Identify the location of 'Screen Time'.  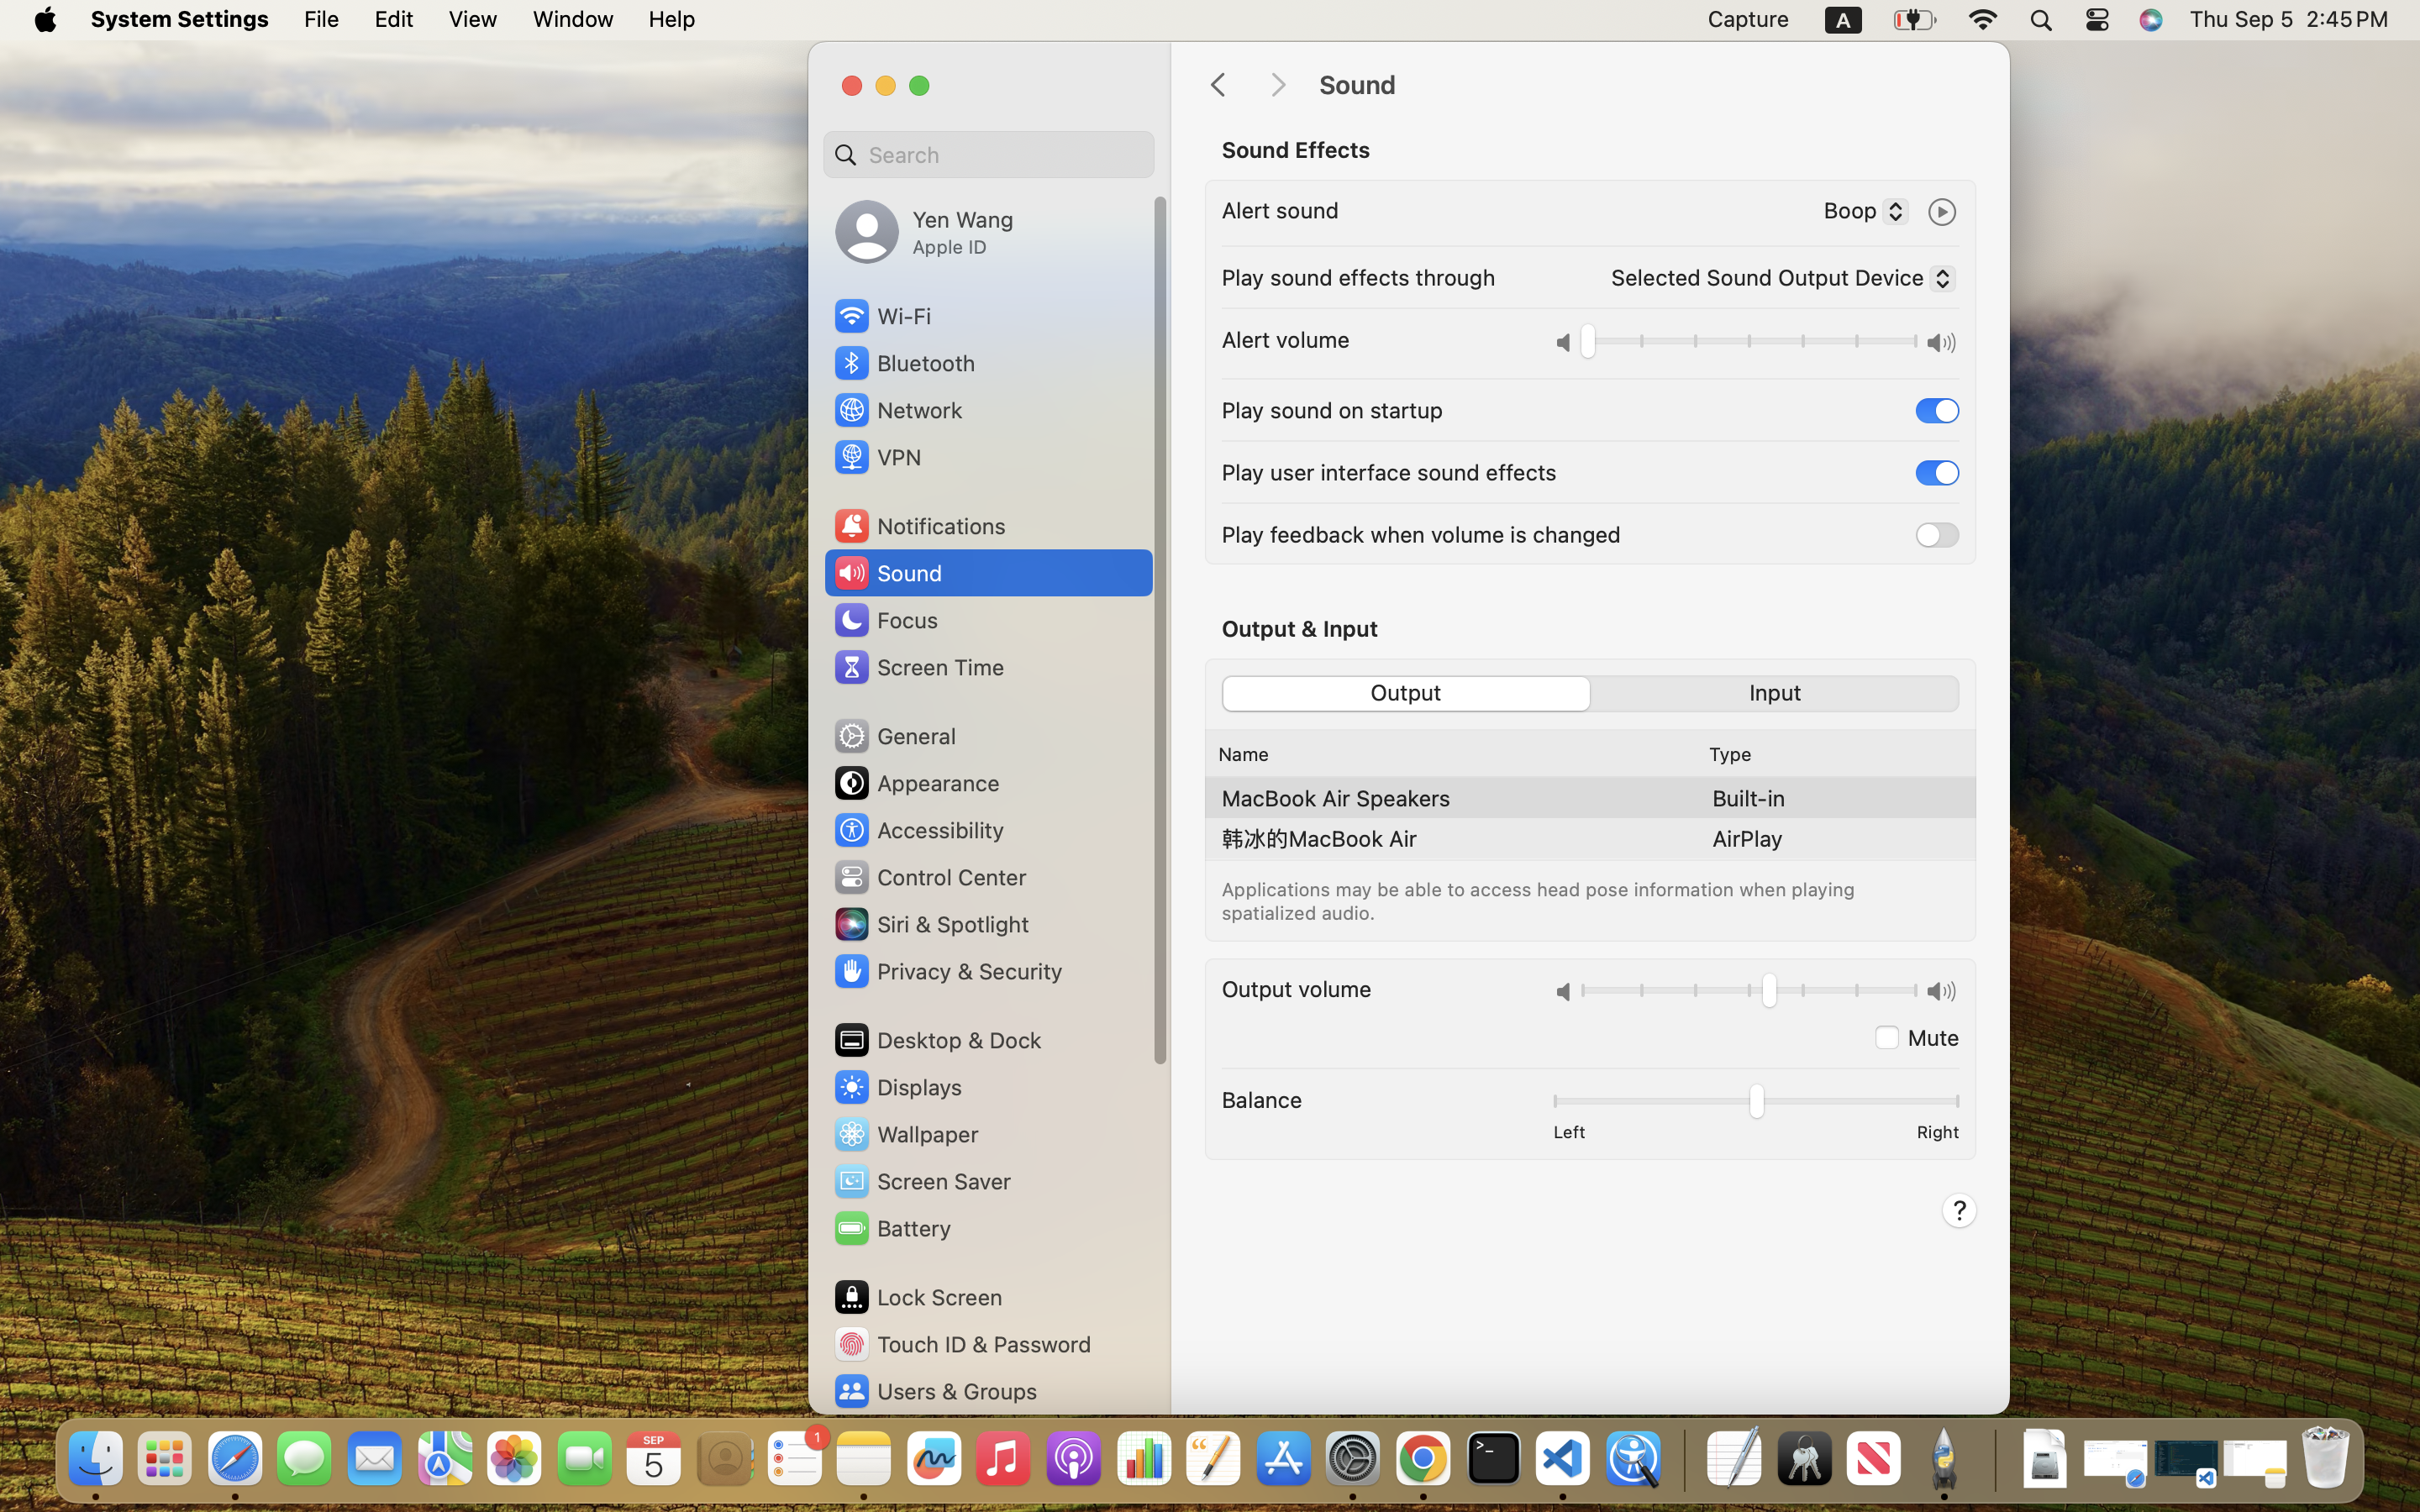
(918, 665).